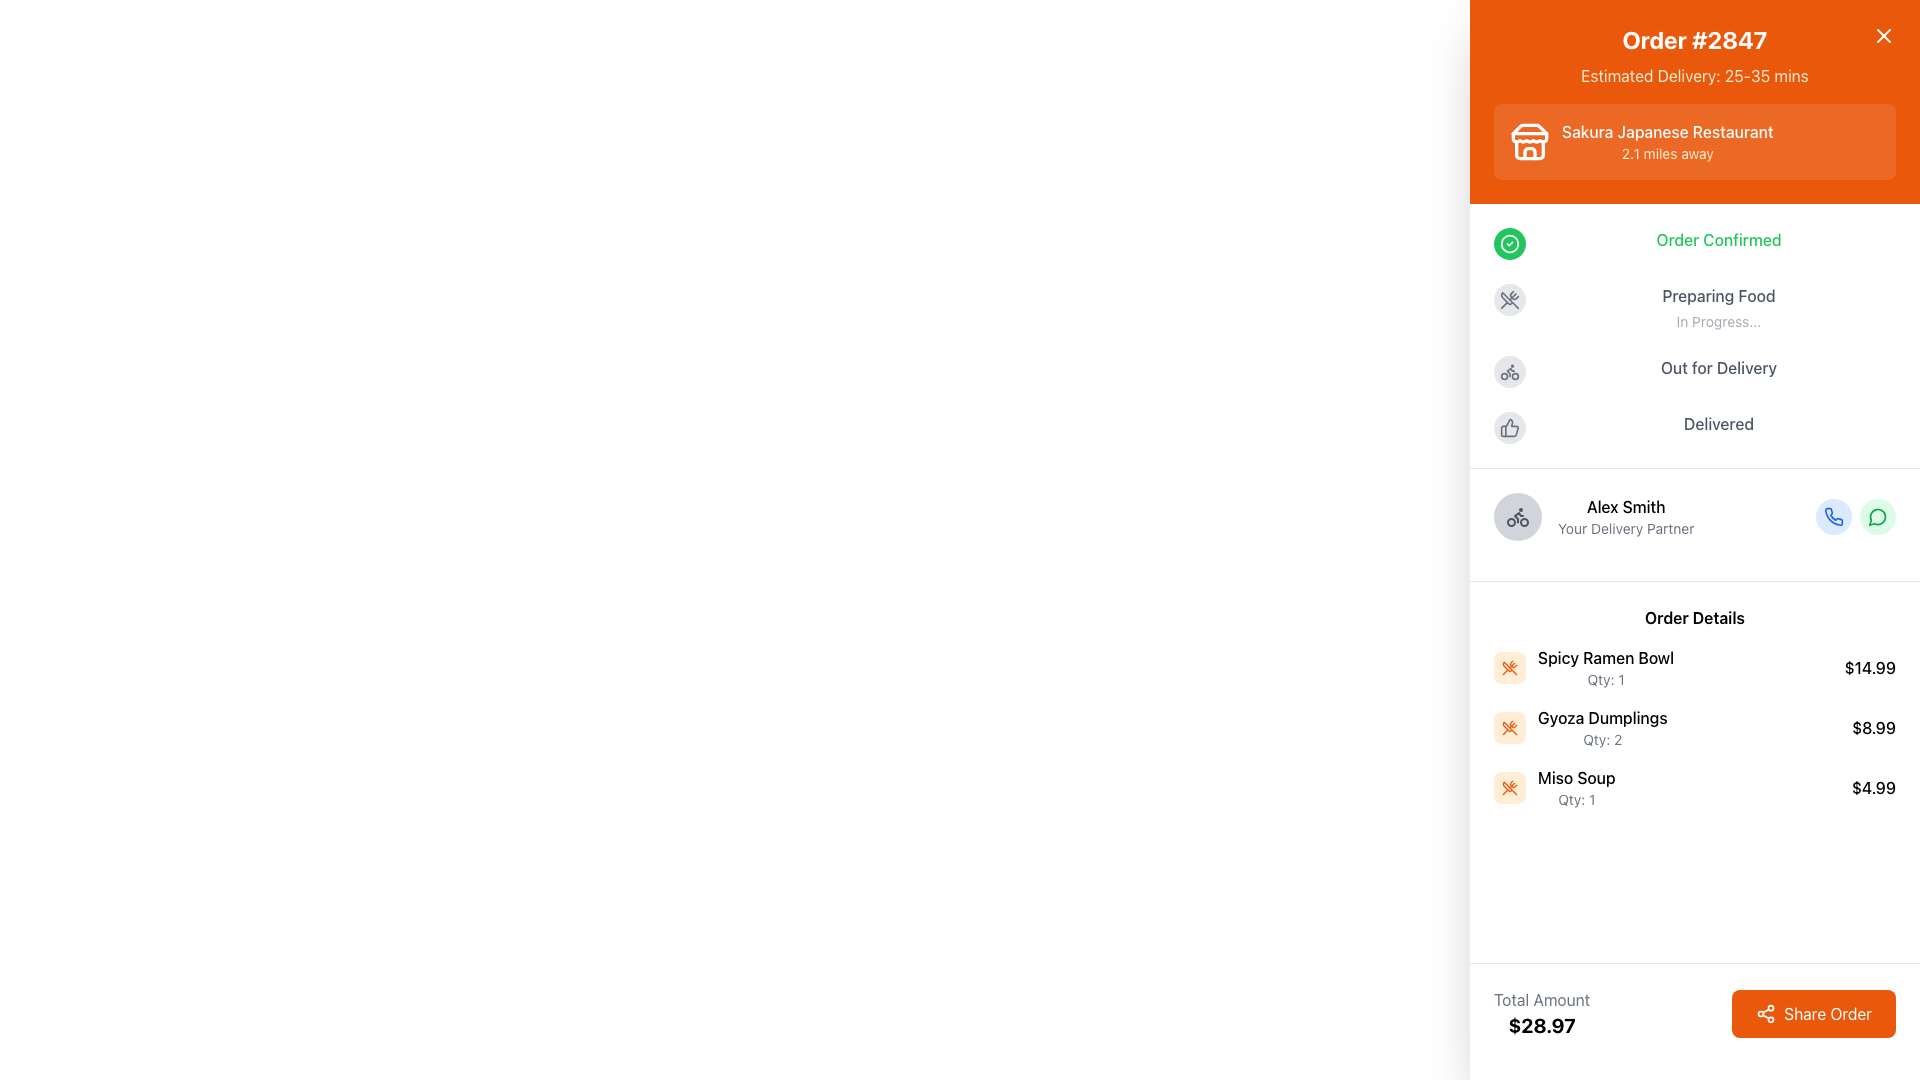 This screenshot has width=1920, height=1080. I want to click on the Close Button (SVG icon) located at the top-right corner of the interface, so click(1882, 35).